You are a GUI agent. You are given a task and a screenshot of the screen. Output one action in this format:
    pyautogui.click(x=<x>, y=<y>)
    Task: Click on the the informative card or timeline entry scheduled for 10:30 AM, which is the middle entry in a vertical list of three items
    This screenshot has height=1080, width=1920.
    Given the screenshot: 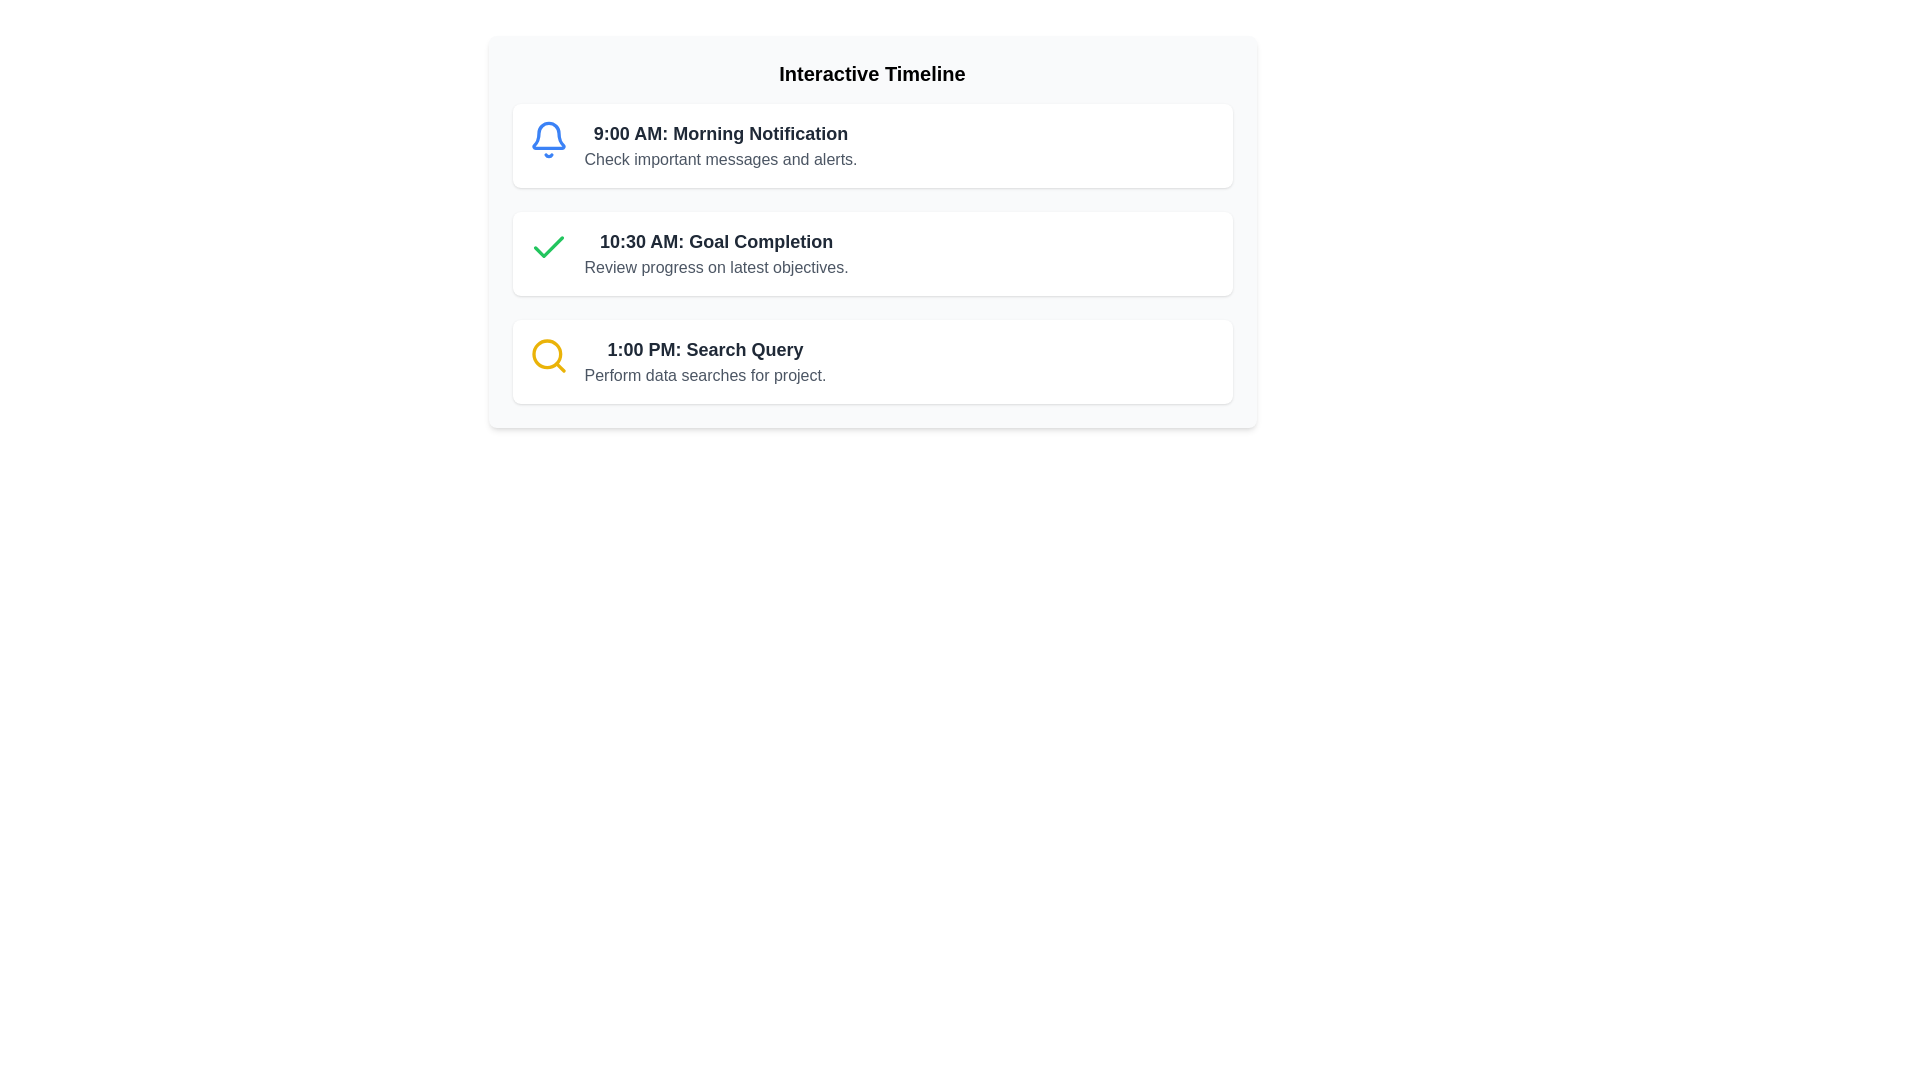 What is the action you would take?
    pyautogui.click(x=872, y=253)
    